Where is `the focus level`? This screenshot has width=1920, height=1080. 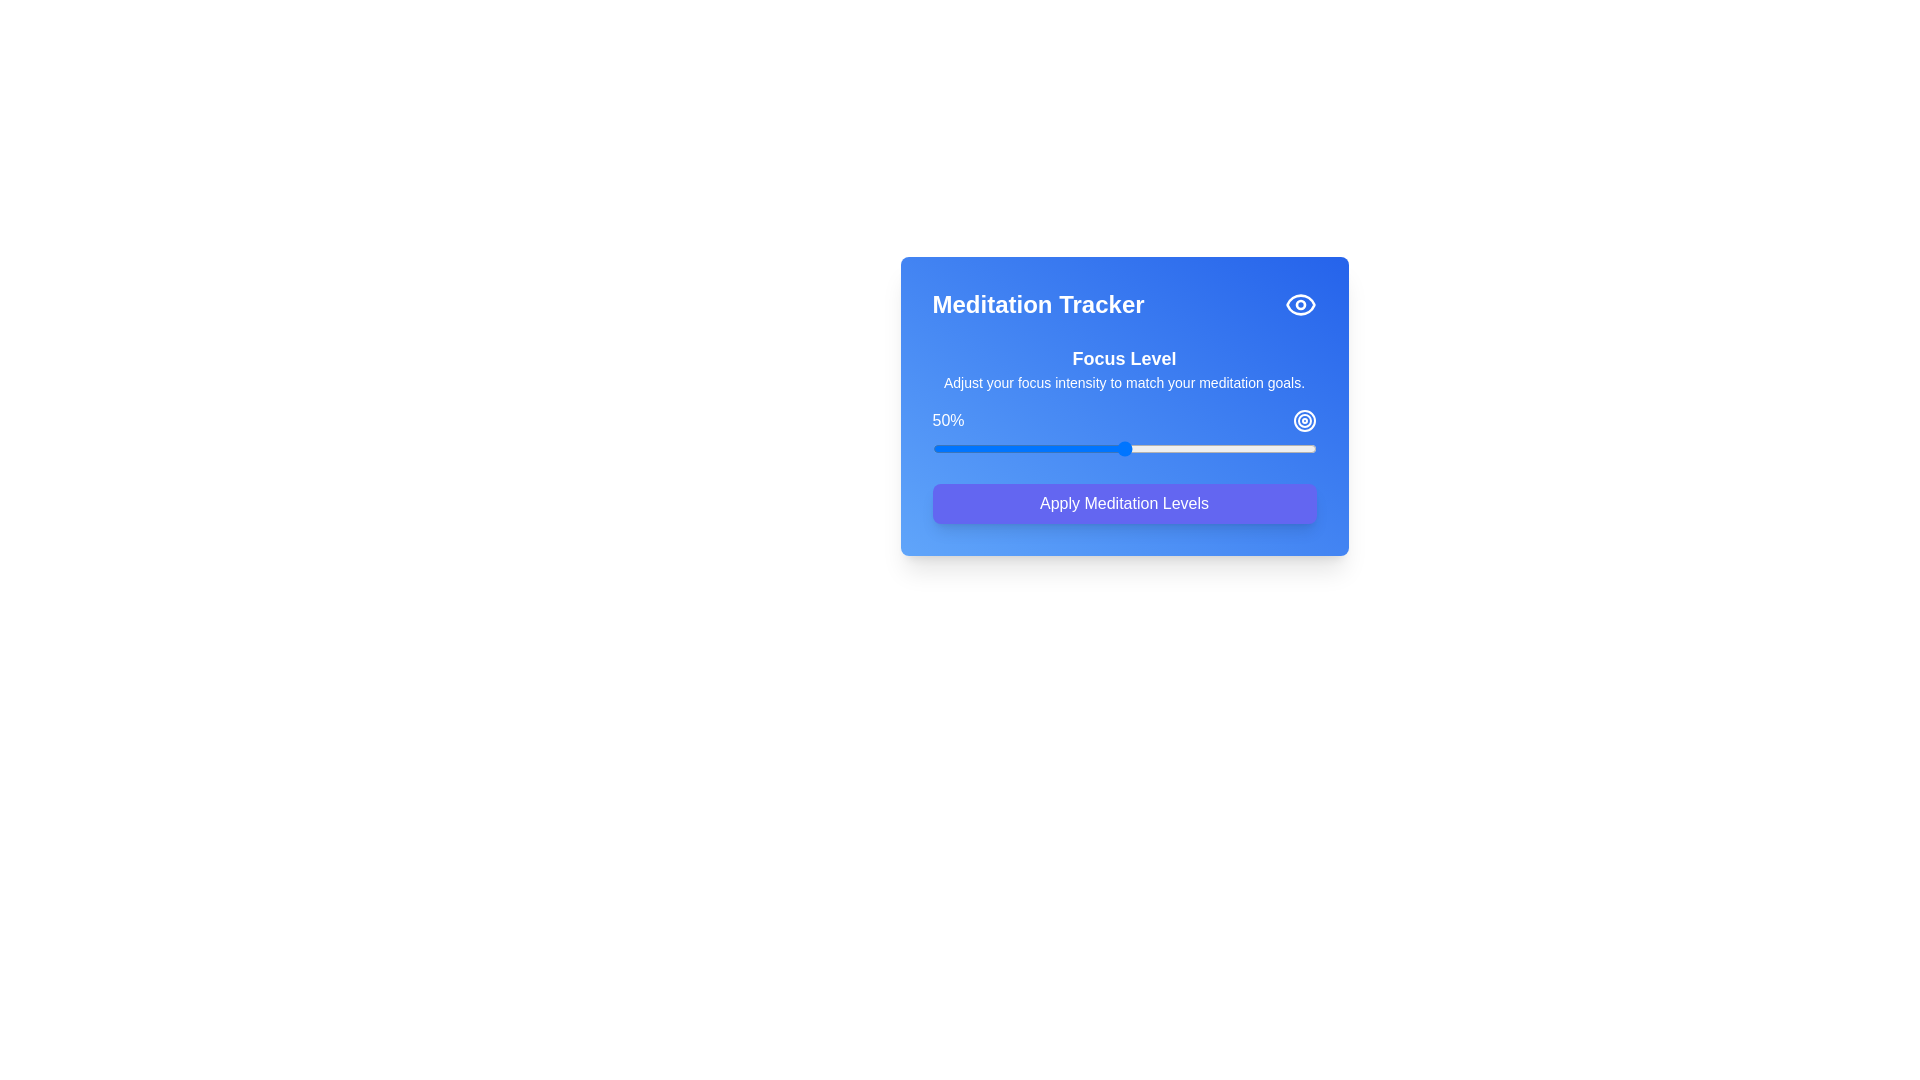 the focus level is located at coordinates (1065, 447).